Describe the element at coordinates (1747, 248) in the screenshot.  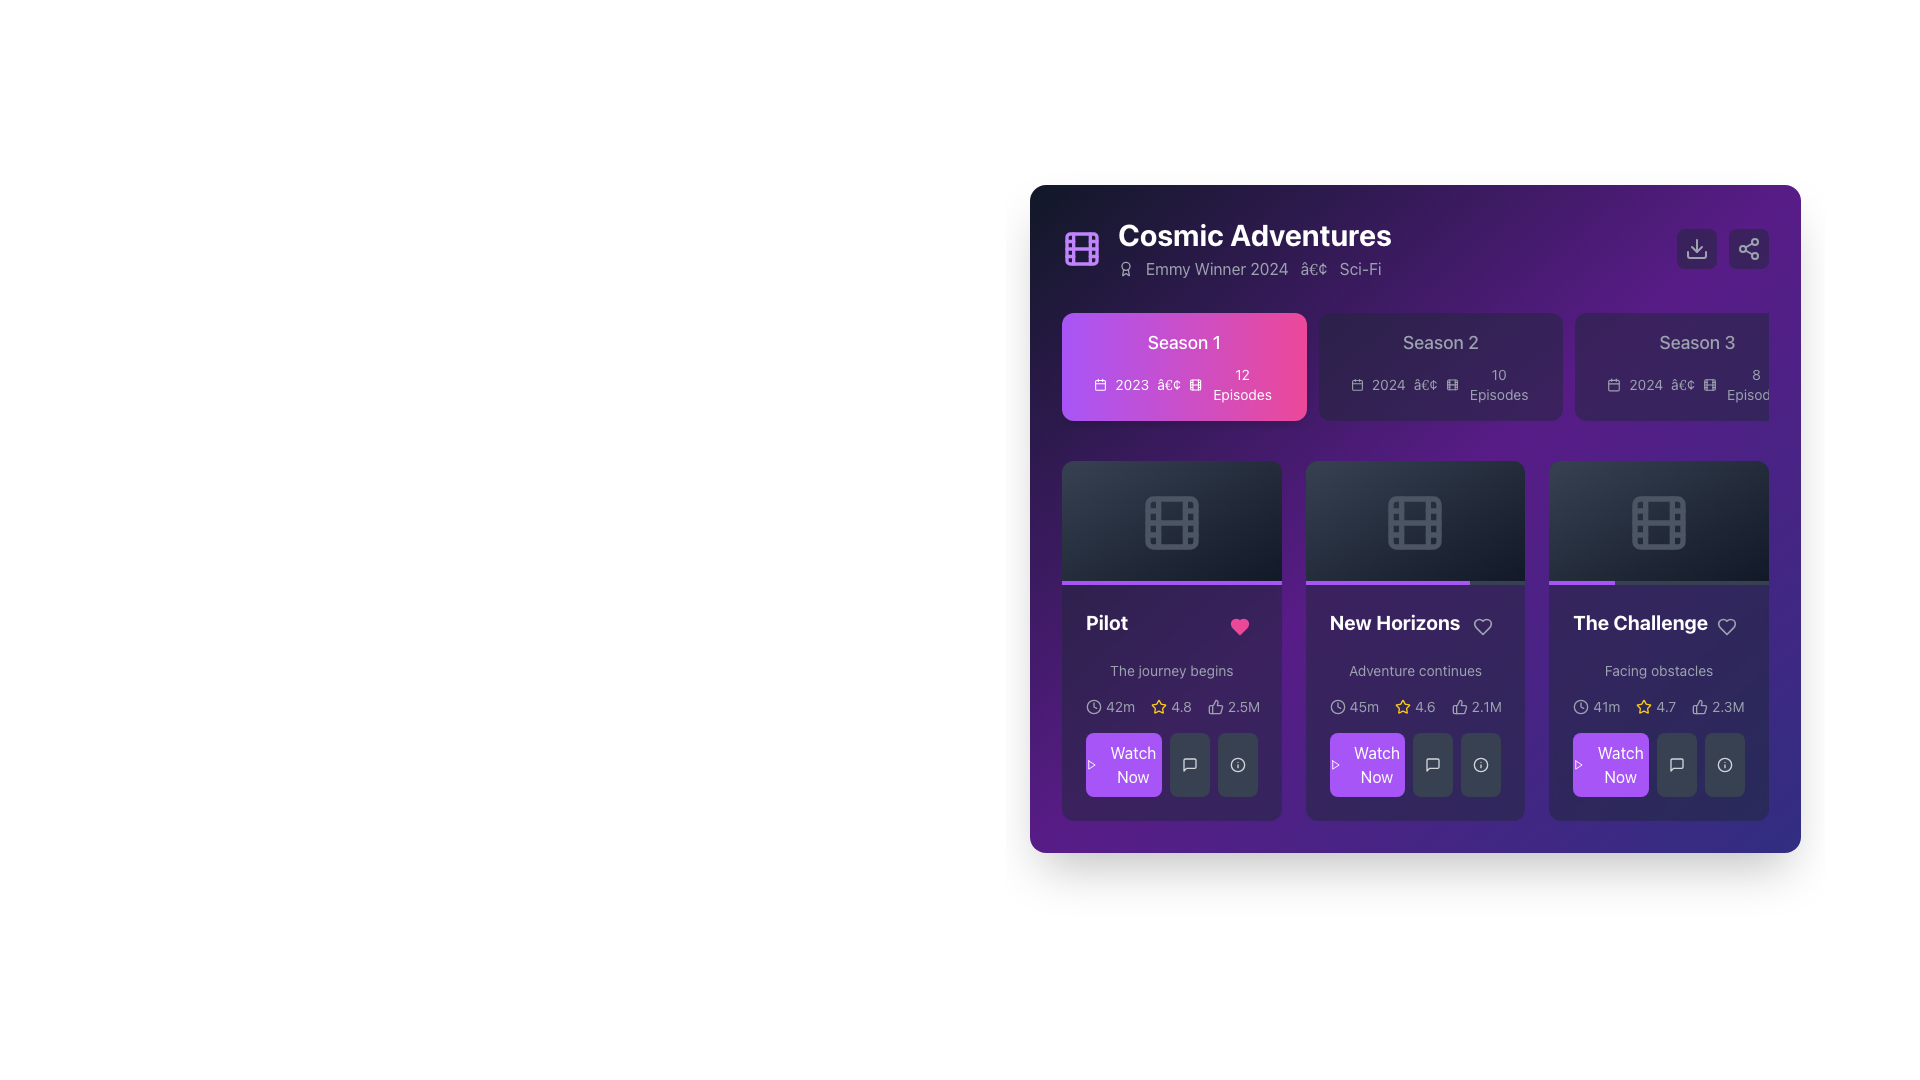
I see `the share button, which is the second button in a group of two interactive buttons located at the top right corner of the interface` at that location.